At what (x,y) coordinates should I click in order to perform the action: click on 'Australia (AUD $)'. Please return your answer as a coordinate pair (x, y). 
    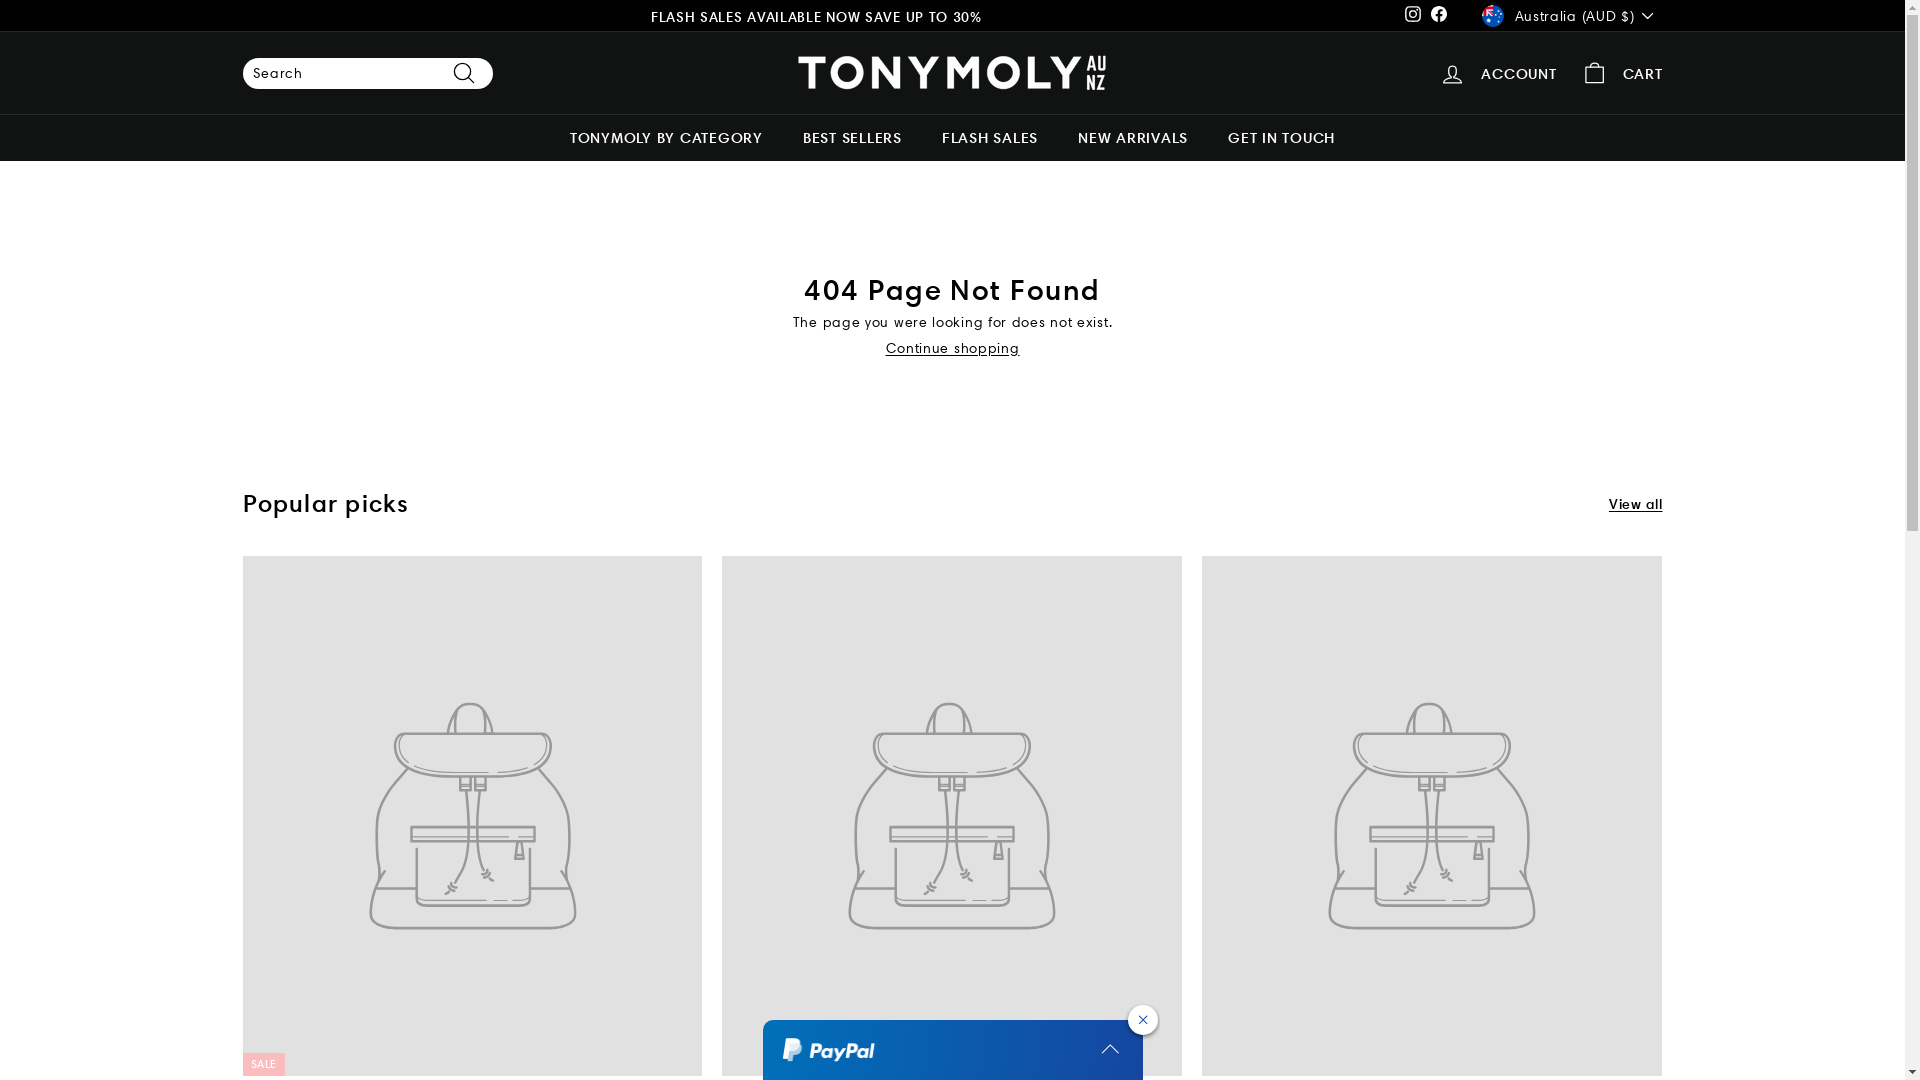
    Looking at the image, I should click on (1570, 15).